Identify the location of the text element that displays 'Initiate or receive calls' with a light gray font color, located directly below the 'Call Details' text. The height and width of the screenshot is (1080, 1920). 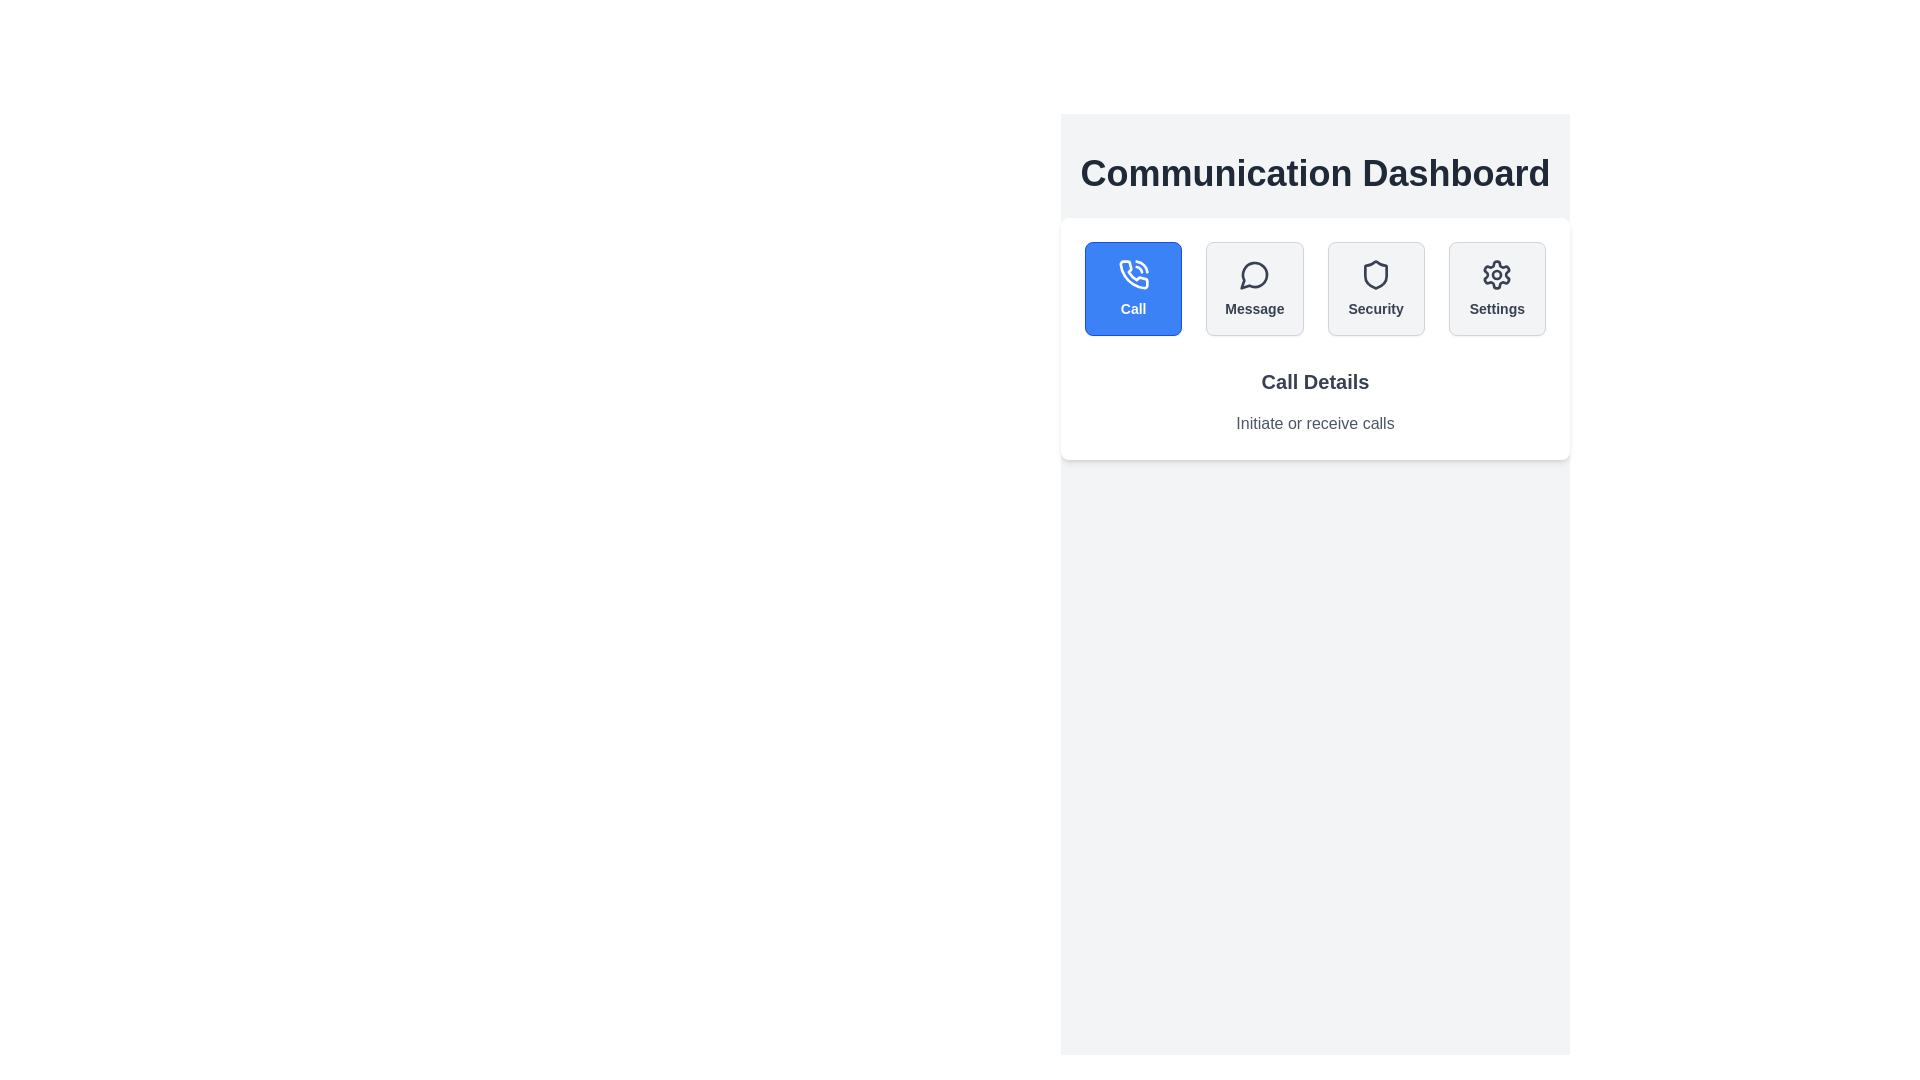
(1315, 423).